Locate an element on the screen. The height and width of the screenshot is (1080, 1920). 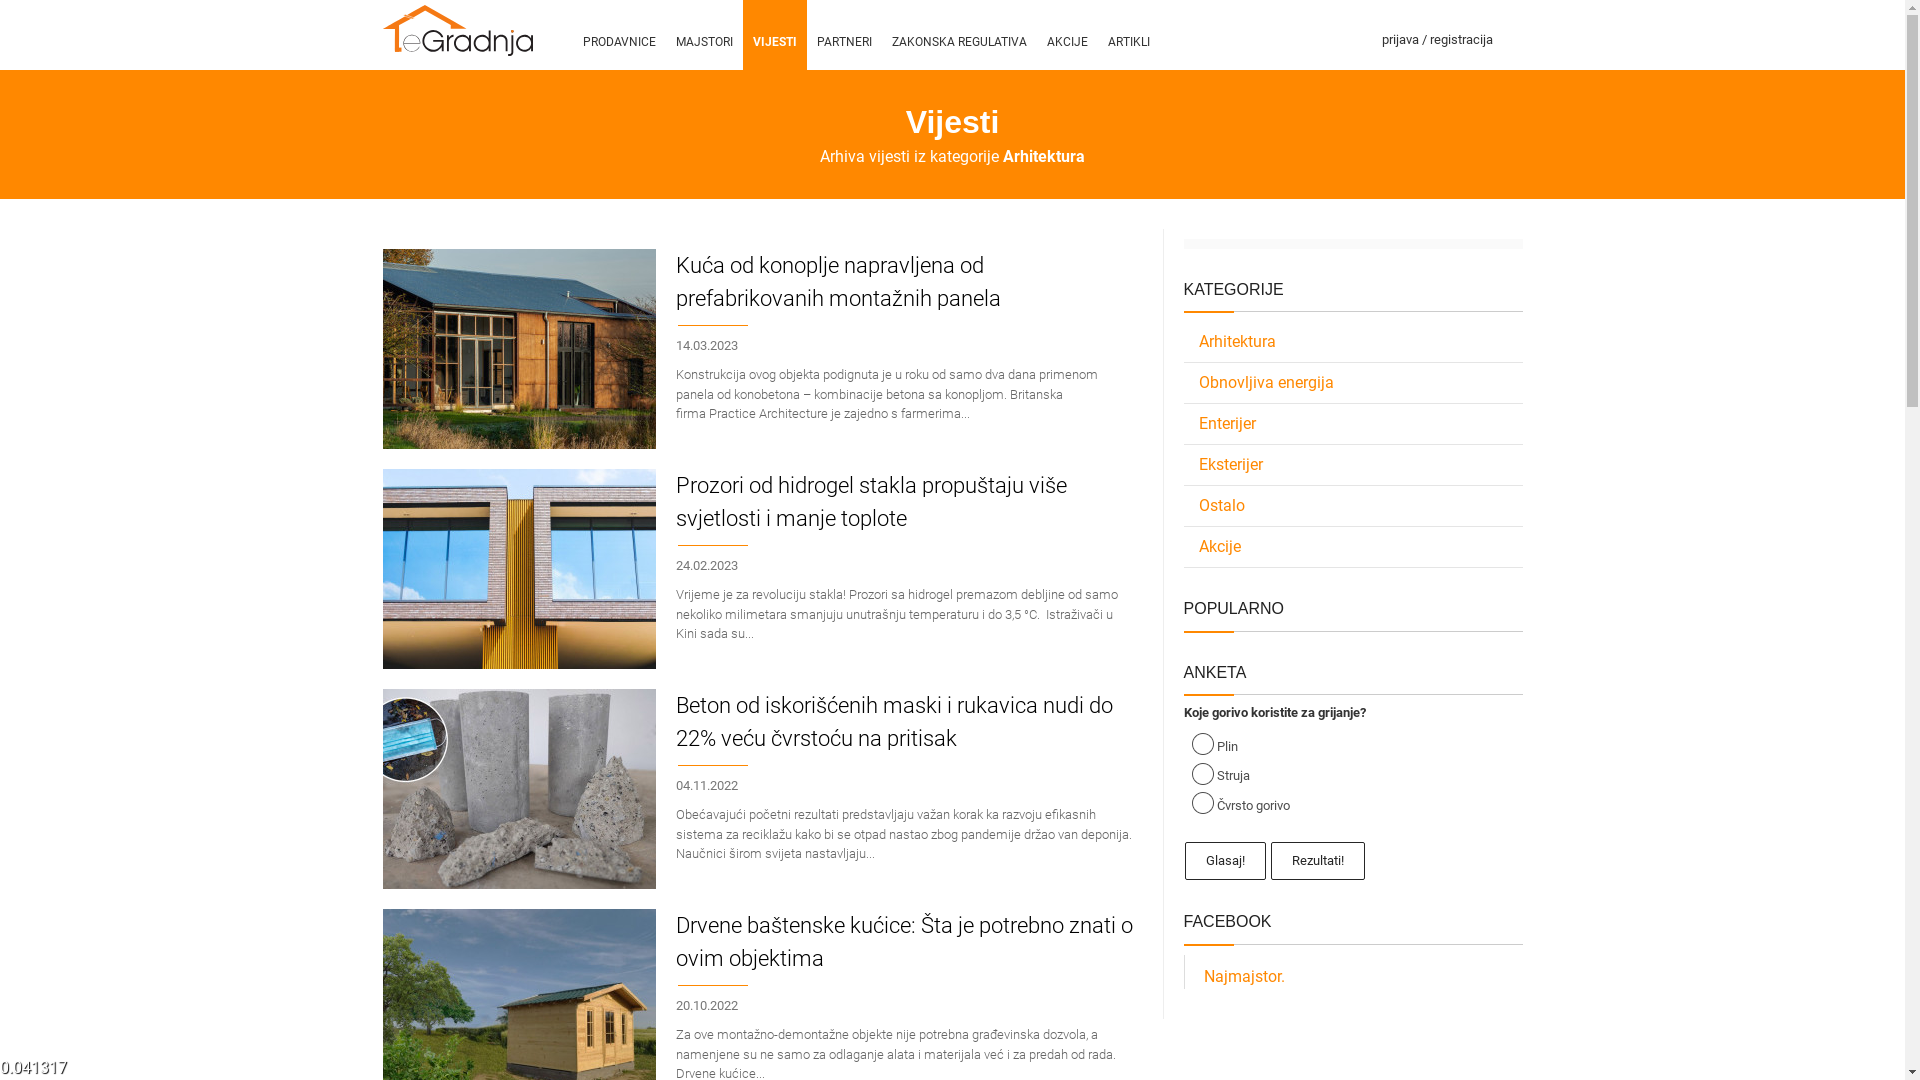
'ZAKONSKA REGULATIVA' is located at coordinates (881, 34).